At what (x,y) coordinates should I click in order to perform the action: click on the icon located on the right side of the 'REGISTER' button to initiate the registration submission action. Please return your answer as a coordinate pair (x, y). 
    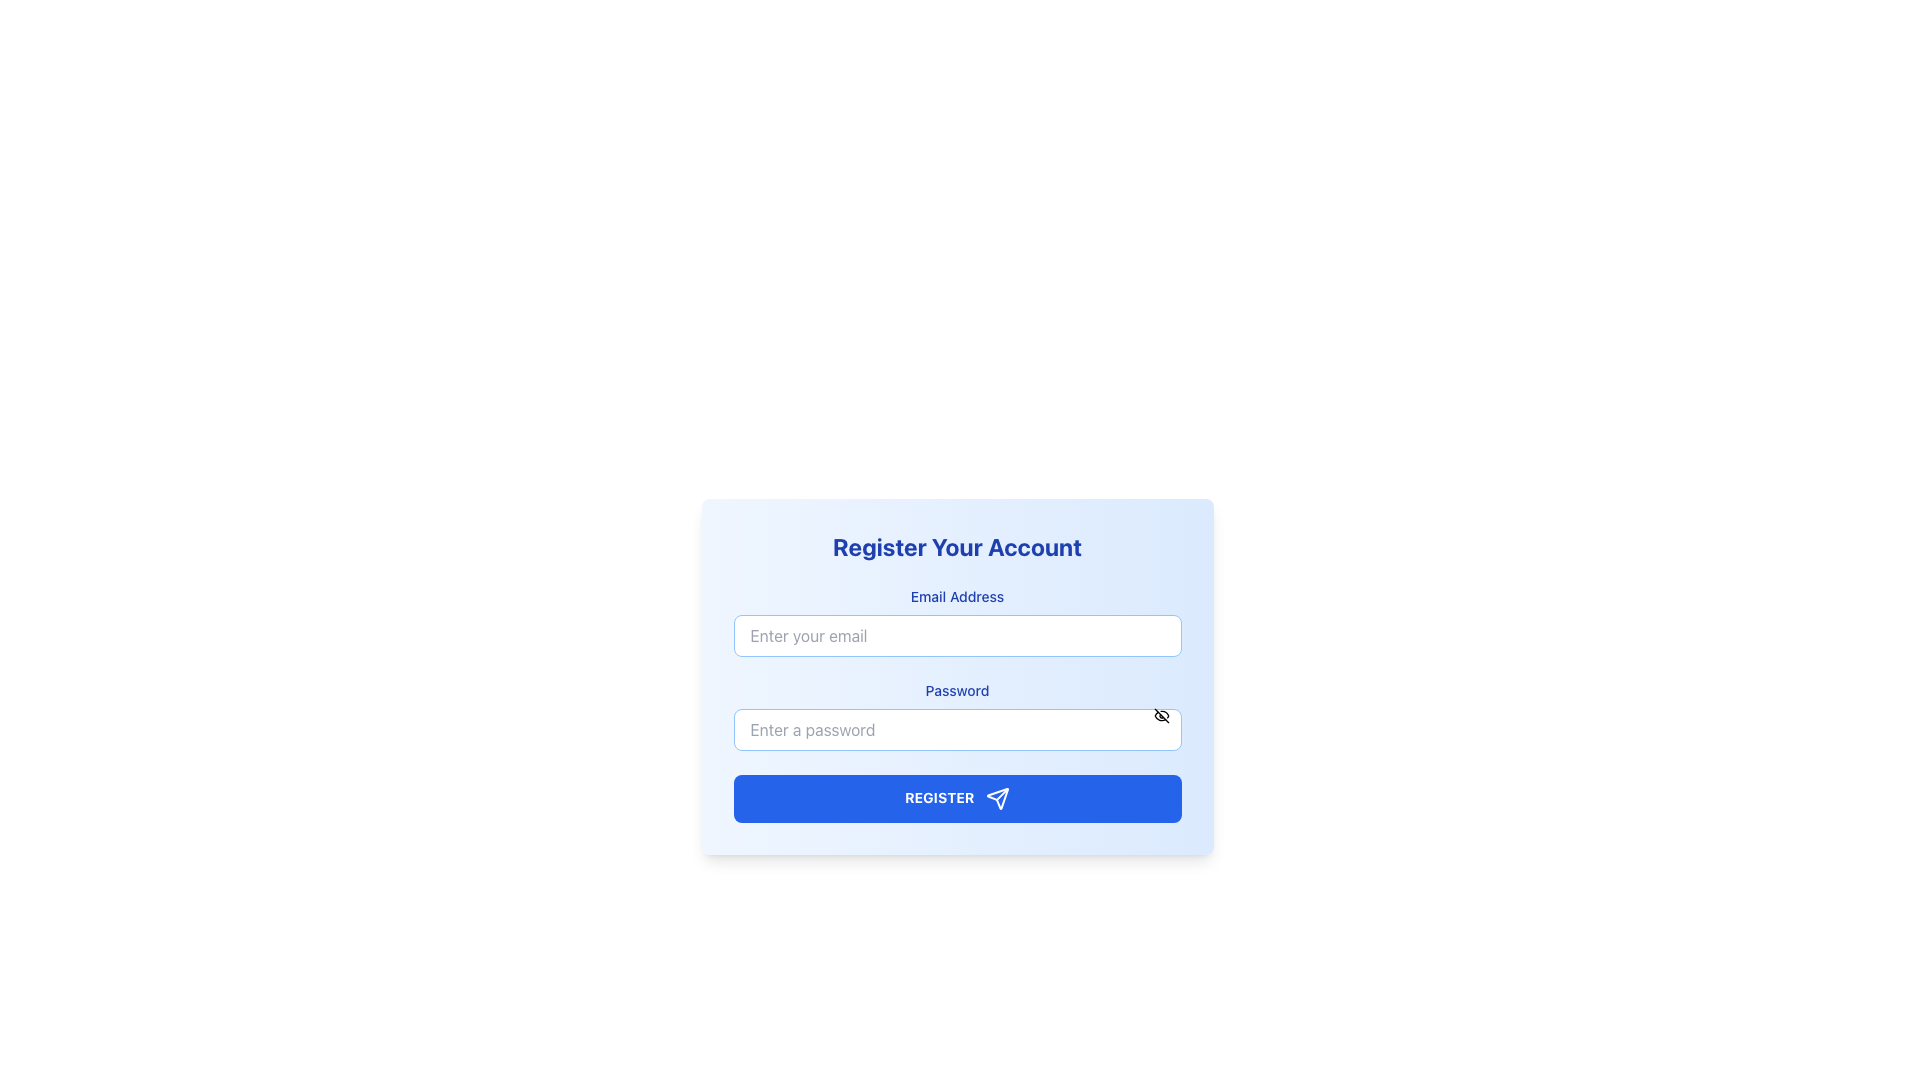
    Looking at the image, I should click on (998, 797).